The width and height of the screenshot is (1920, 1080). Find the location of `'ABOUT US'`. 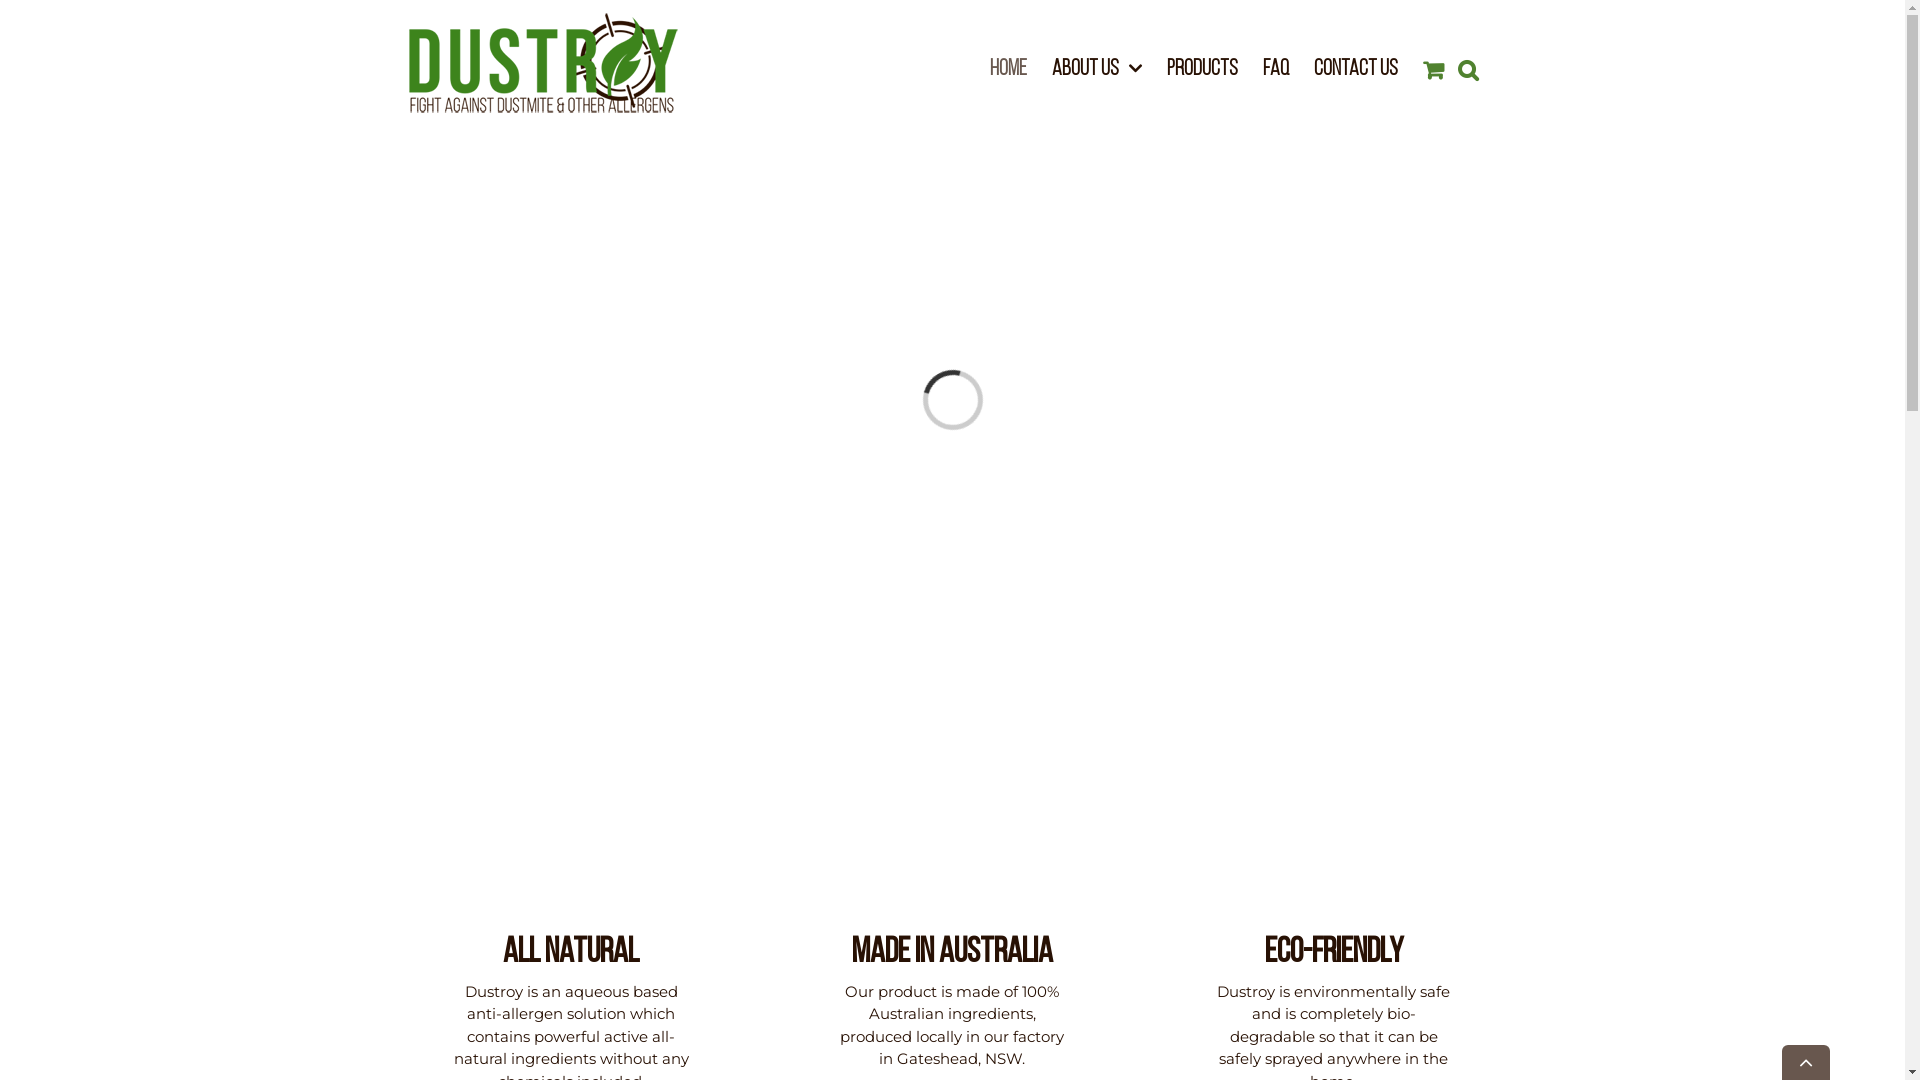

'ABOUT US' is located at coordinates (1096, 68).